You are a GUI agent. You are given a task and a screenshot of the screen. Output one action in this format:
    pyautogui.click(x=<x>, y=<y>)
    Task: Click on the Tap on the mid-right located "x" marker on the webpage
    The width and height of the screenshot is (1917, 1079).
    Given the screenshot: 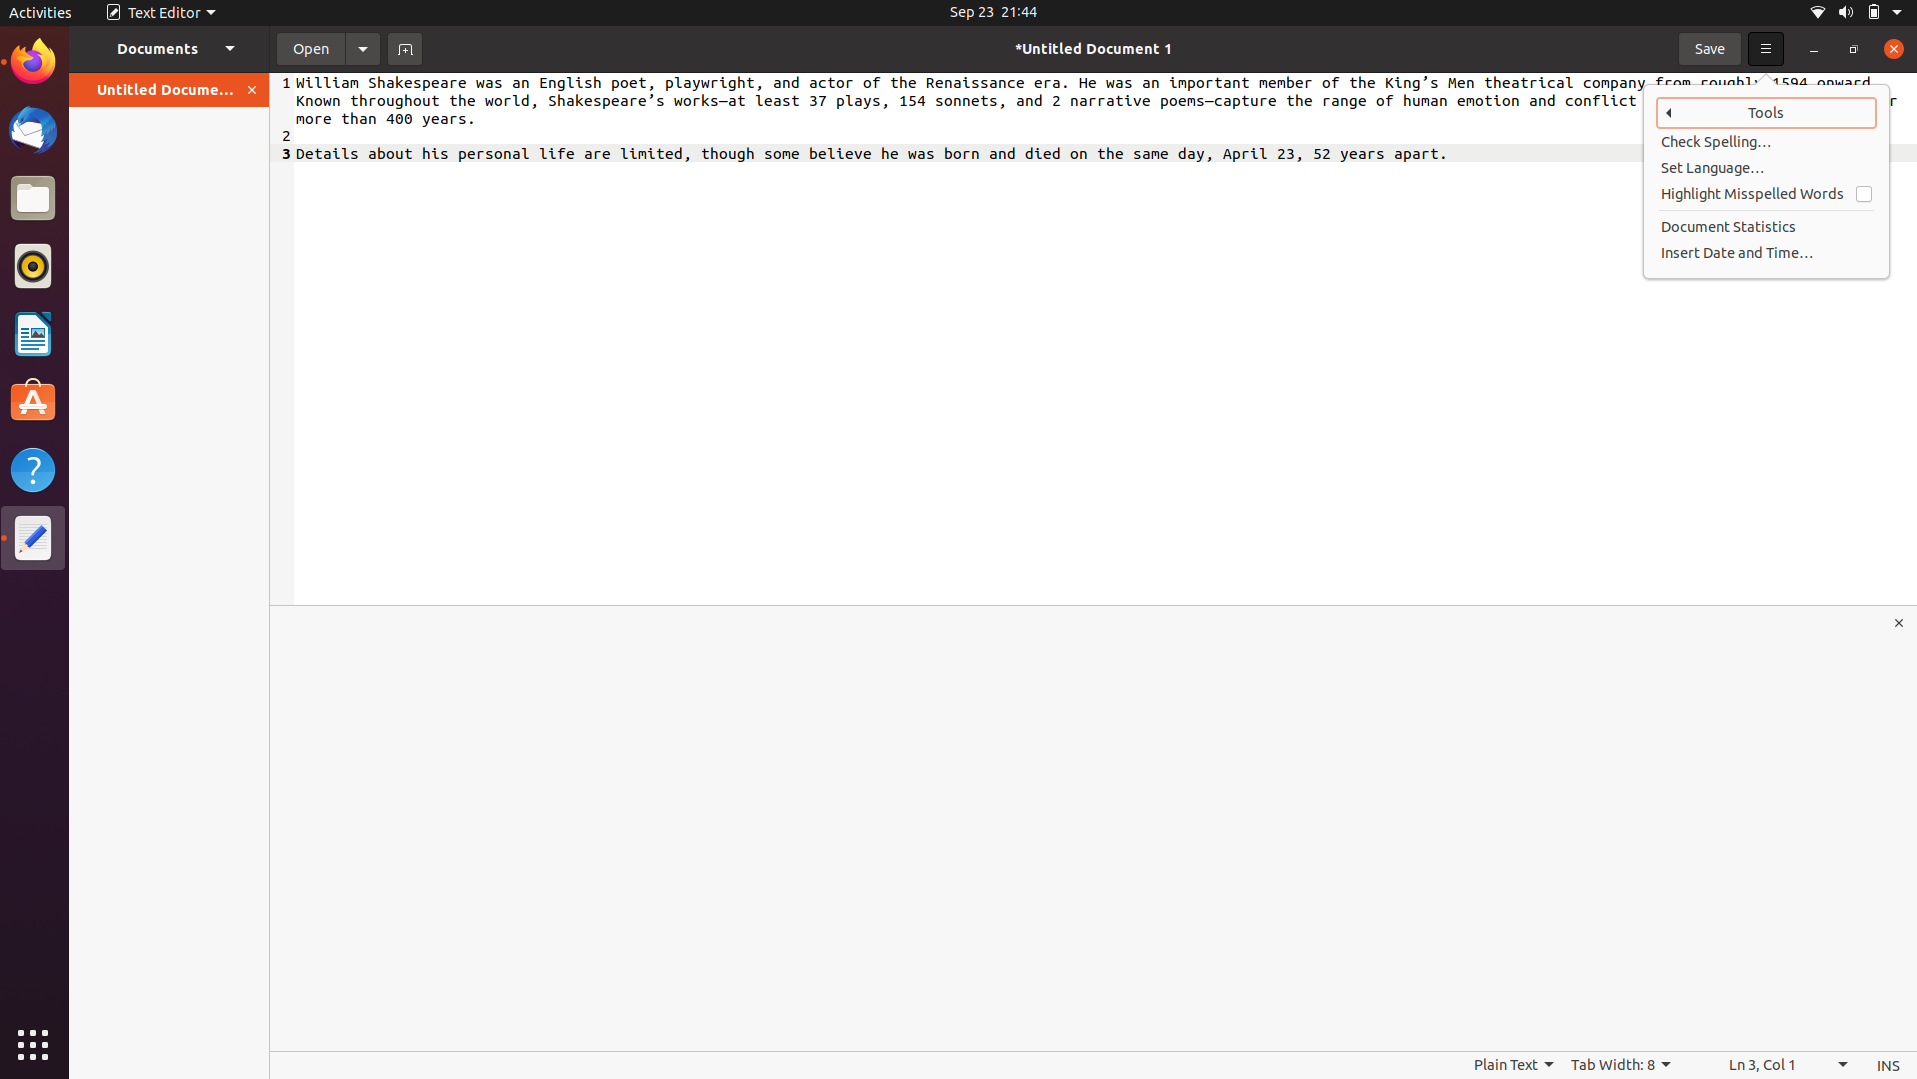 What is the action you would take?
    pyautogui.click(x=1900, y=622)
    